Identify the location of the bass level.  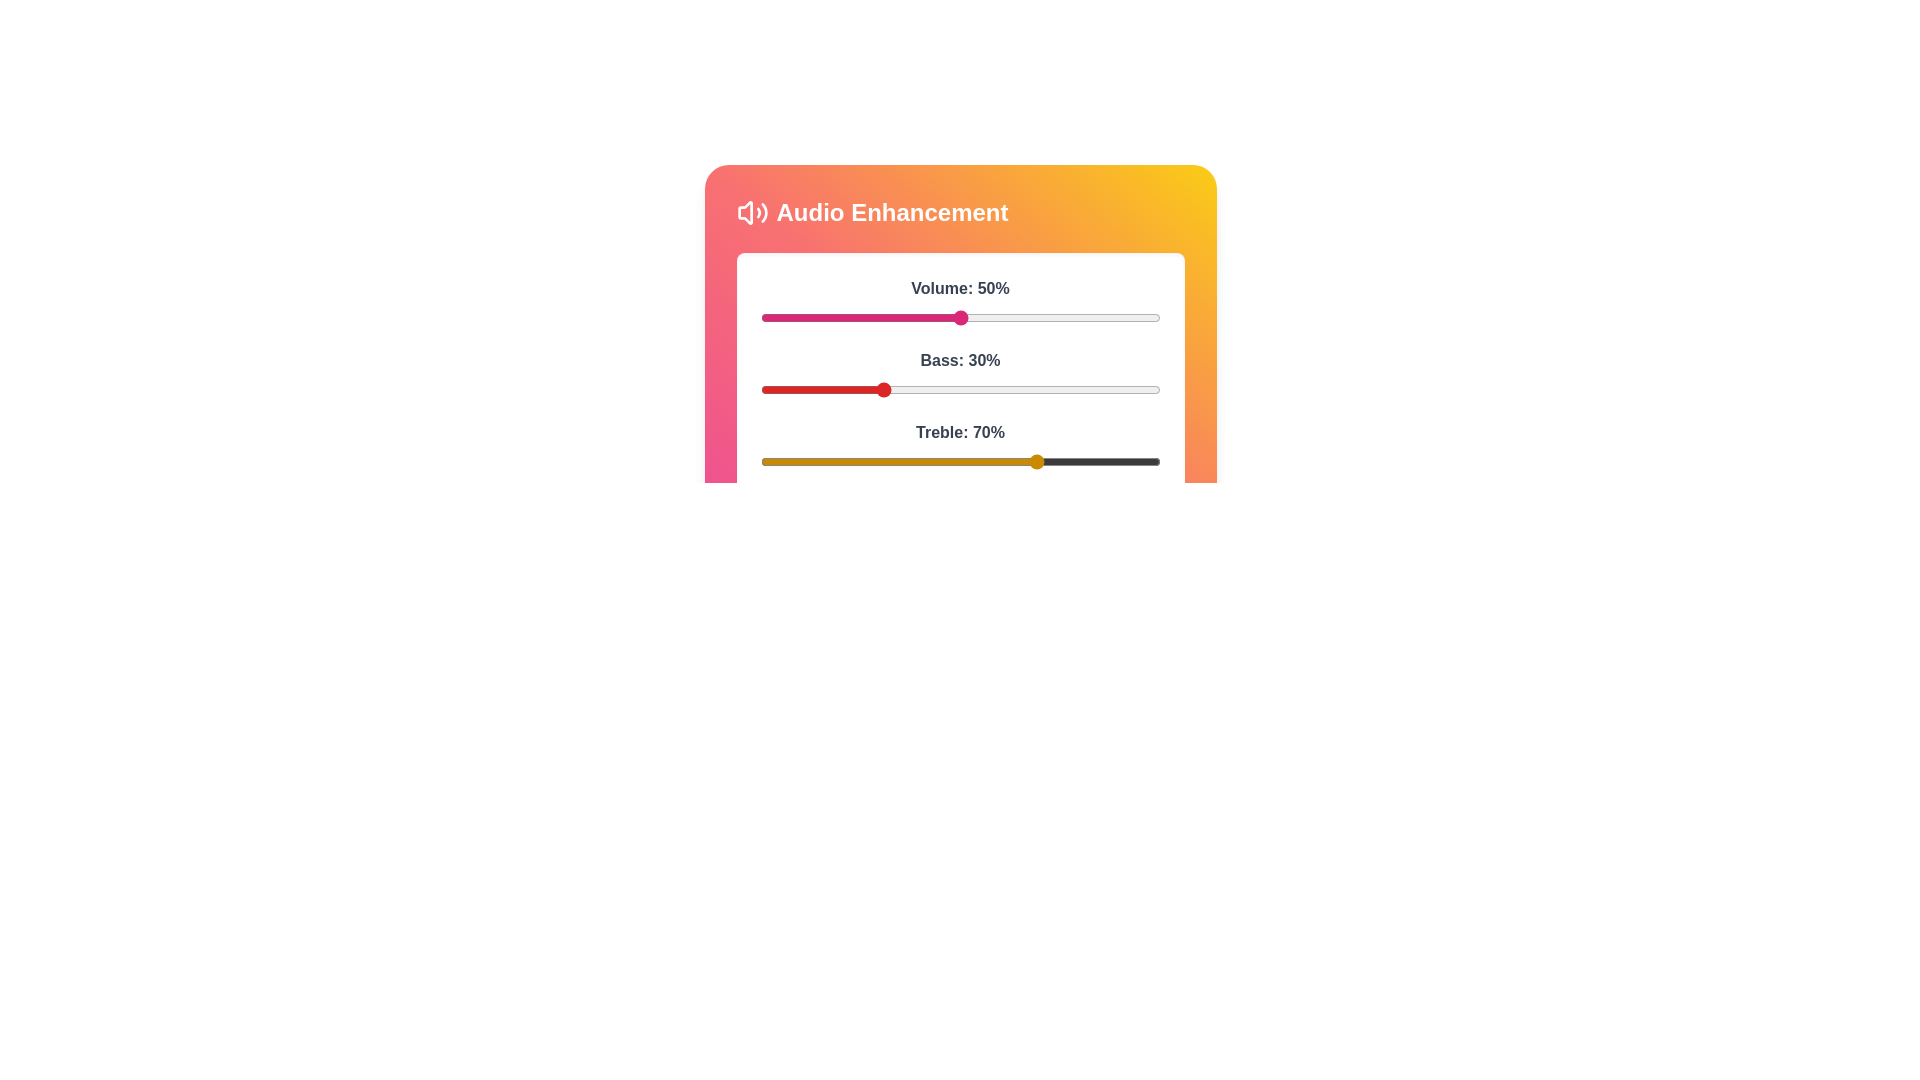
(911, 389).